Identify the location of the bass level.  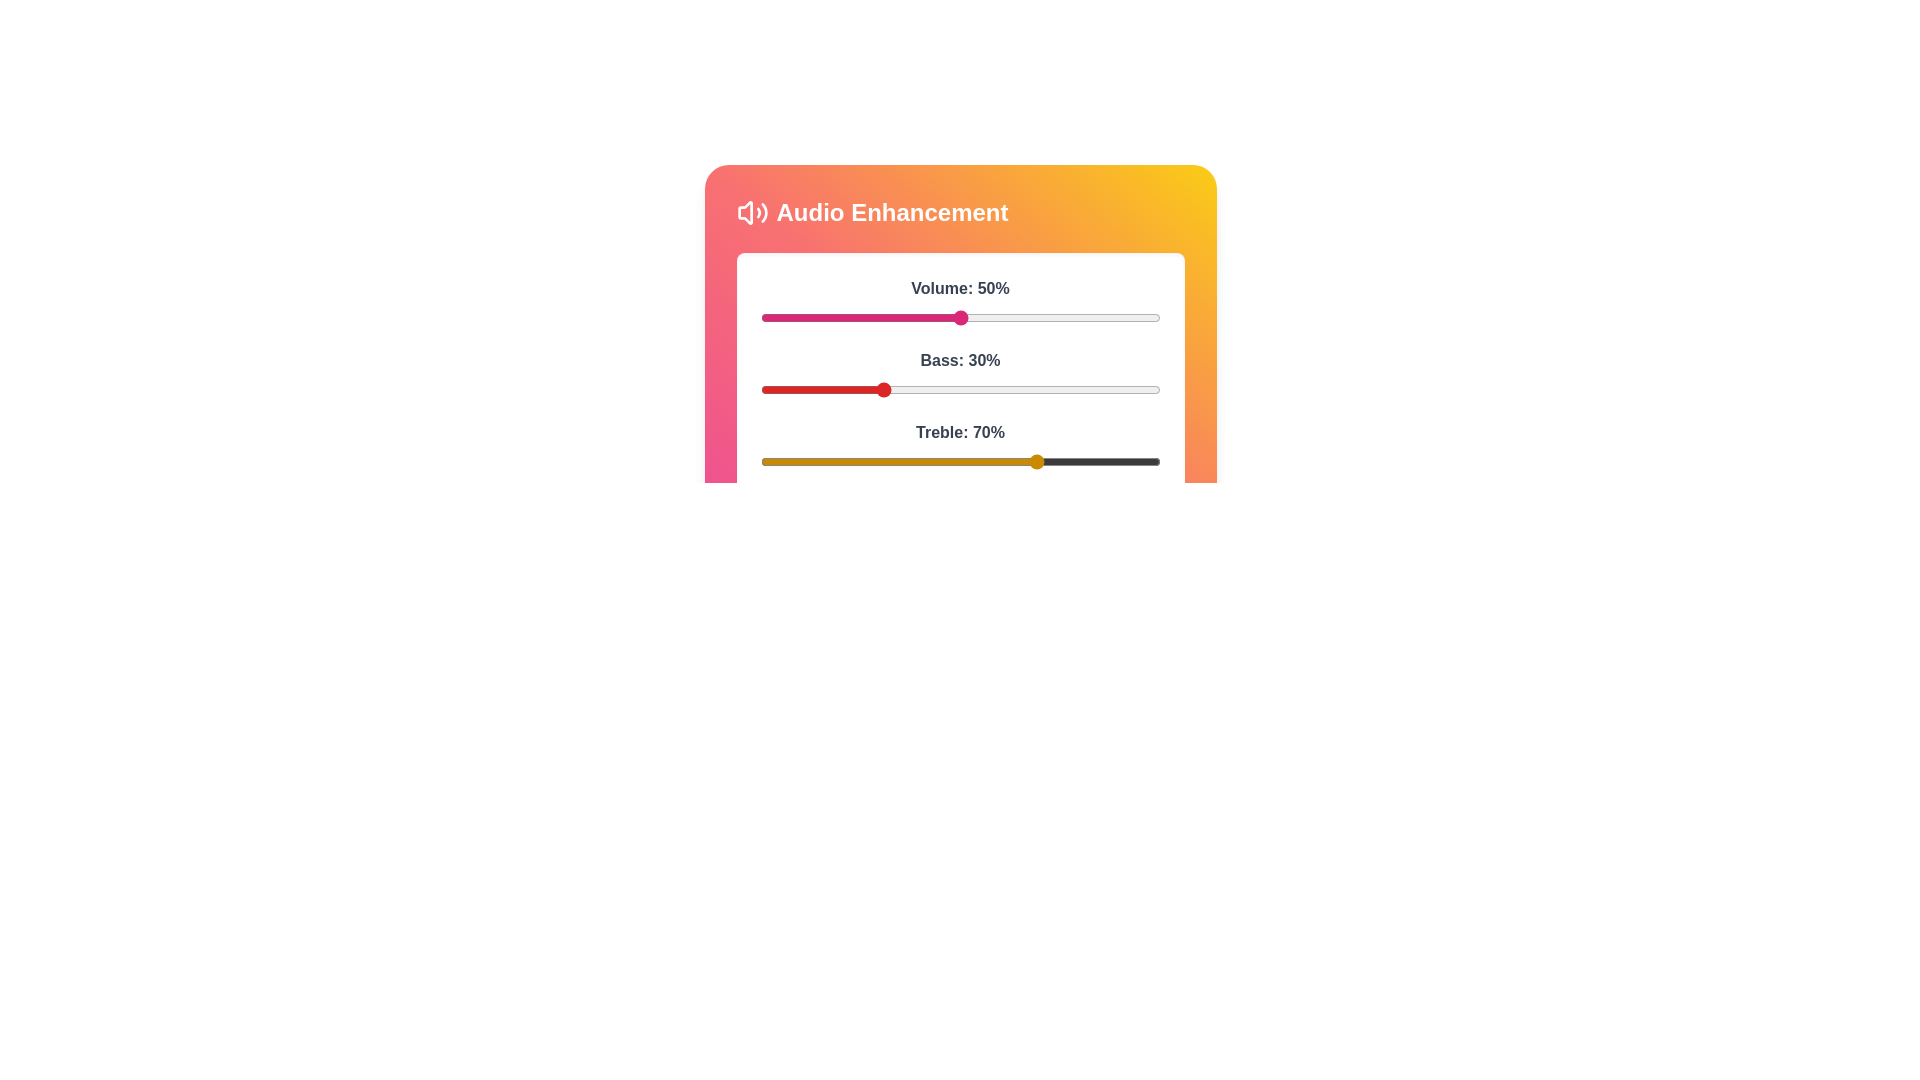
(911, 389).